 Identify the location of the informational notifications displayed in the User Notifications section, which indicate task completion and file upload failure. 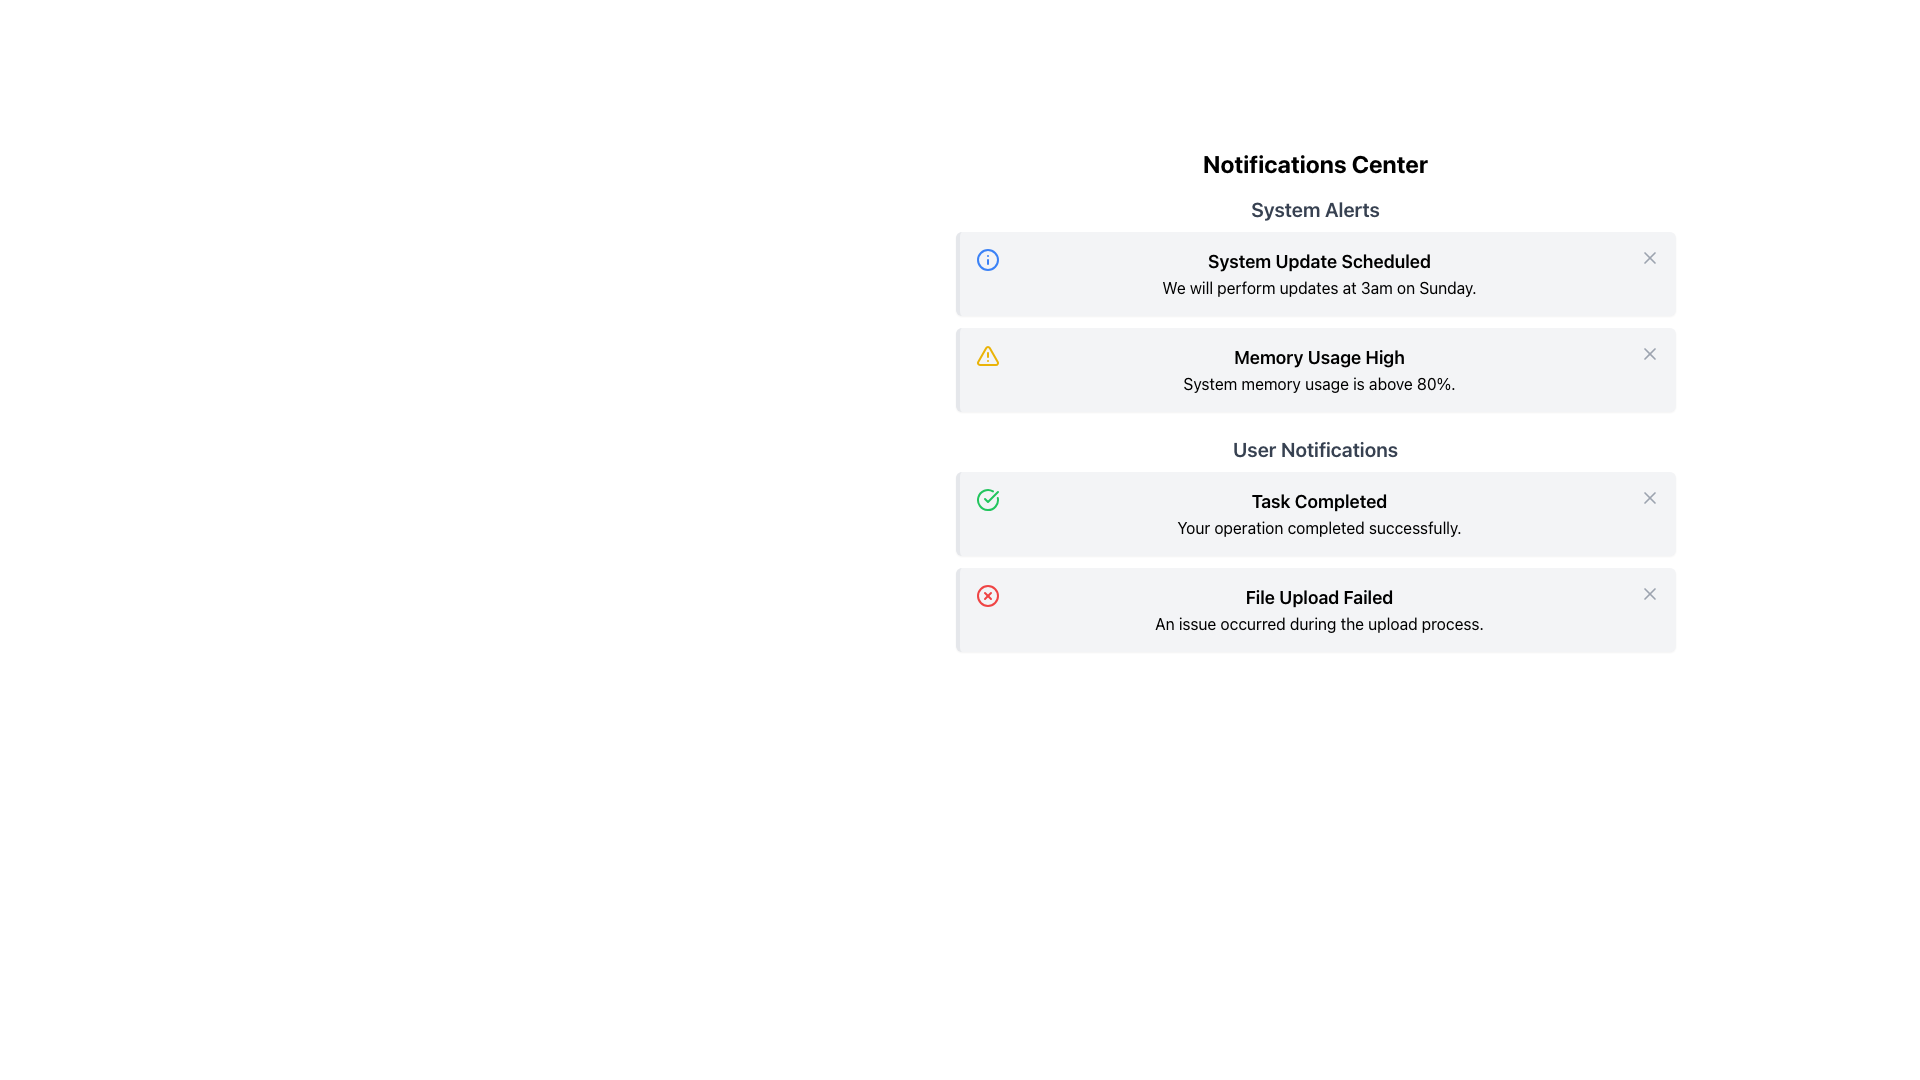
(1315, 562).